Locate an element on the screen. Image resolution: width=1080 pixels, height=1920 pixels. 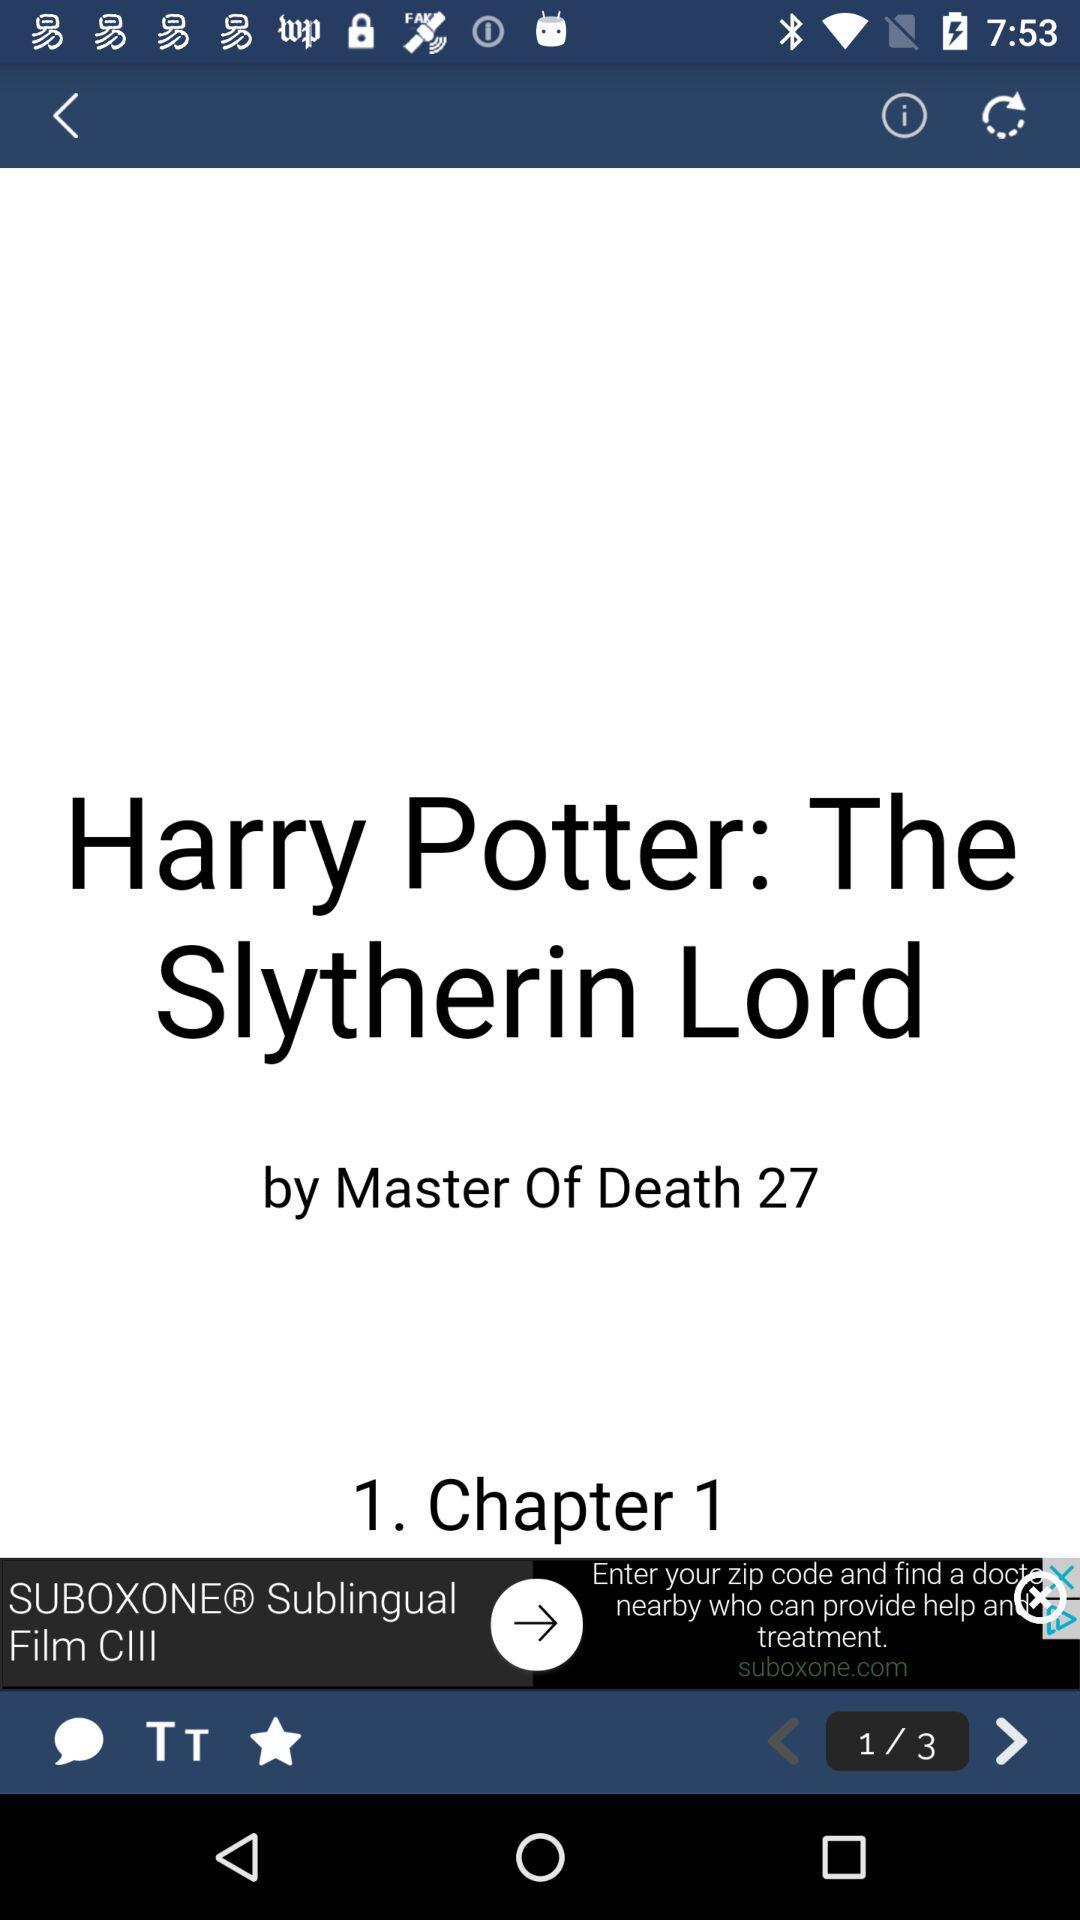
the arrow_backward icon is located at coordinates (77, 114).